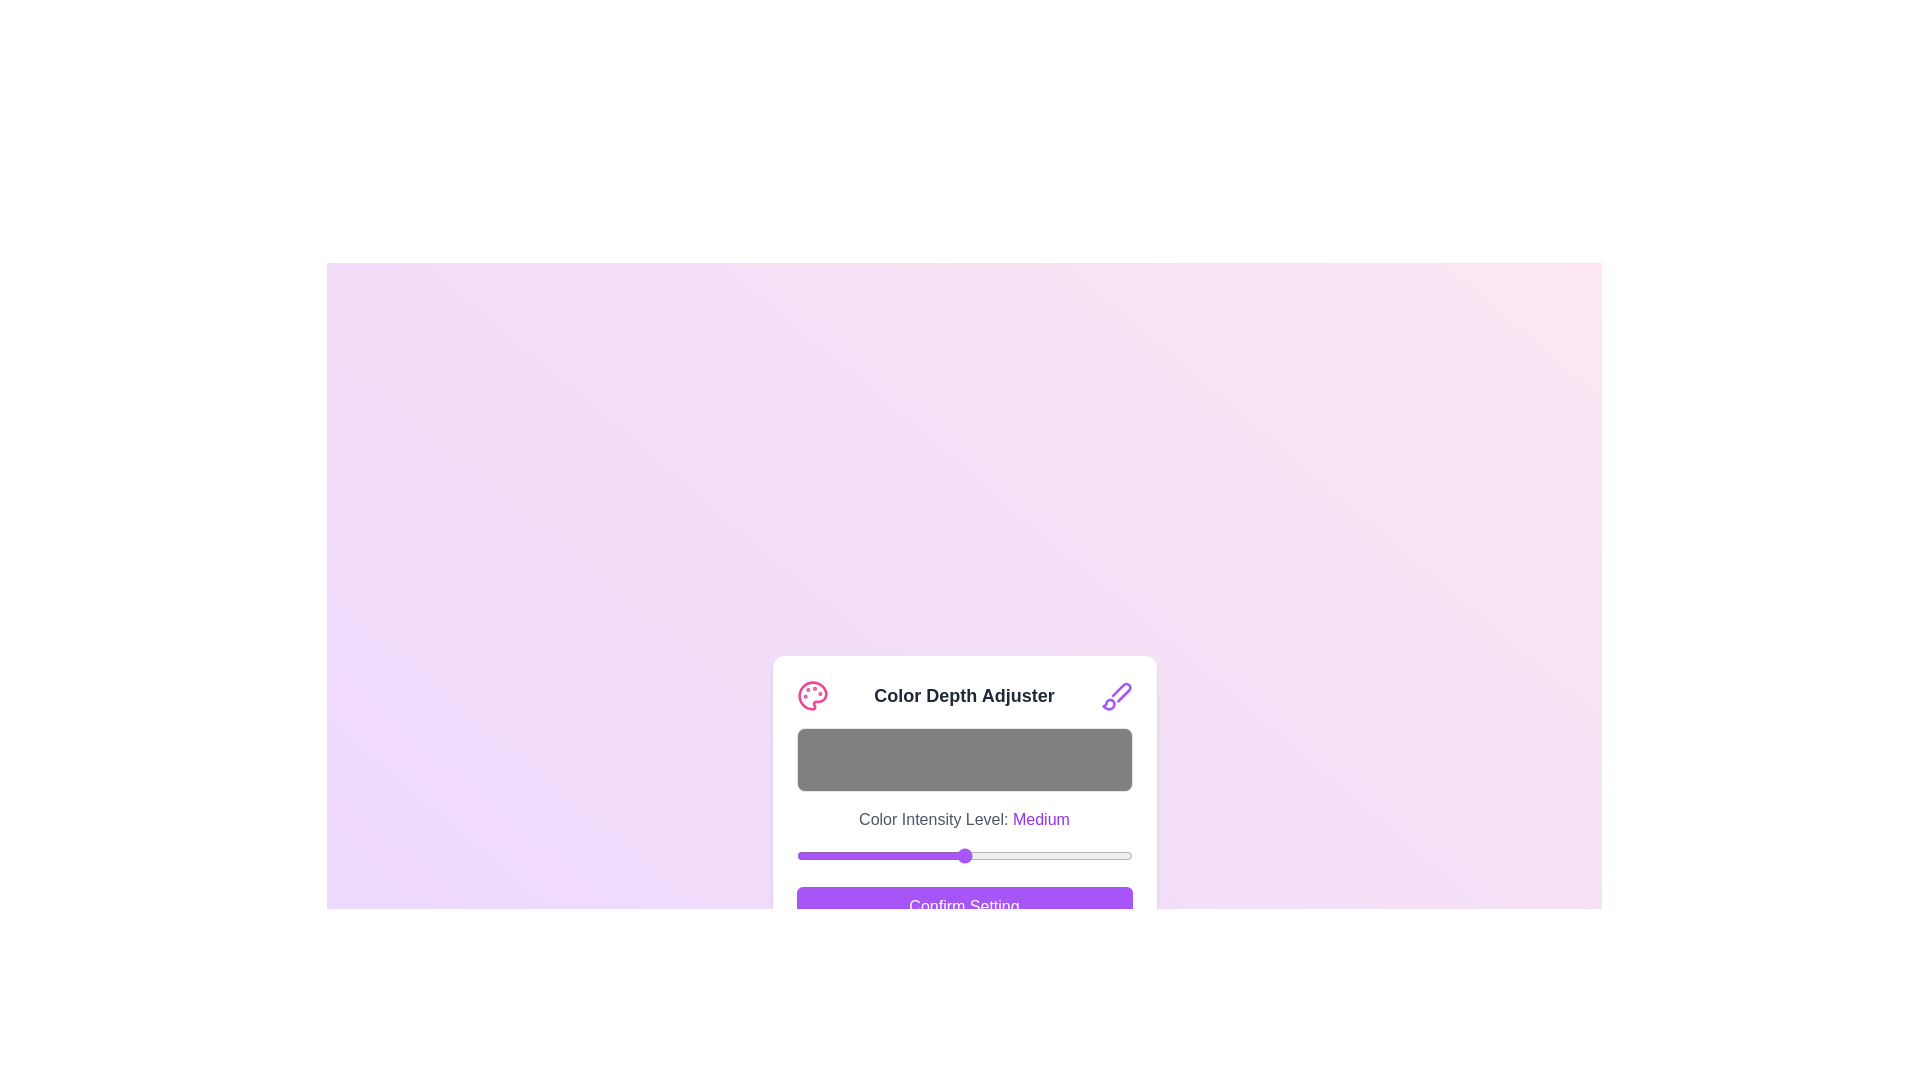 This screenshot has width=1920, height=1080. Describe the element at coordinates (964, 906) in the screenshot. I see `the 'Confirm Setting' button to confirm the current color setting` at that location.